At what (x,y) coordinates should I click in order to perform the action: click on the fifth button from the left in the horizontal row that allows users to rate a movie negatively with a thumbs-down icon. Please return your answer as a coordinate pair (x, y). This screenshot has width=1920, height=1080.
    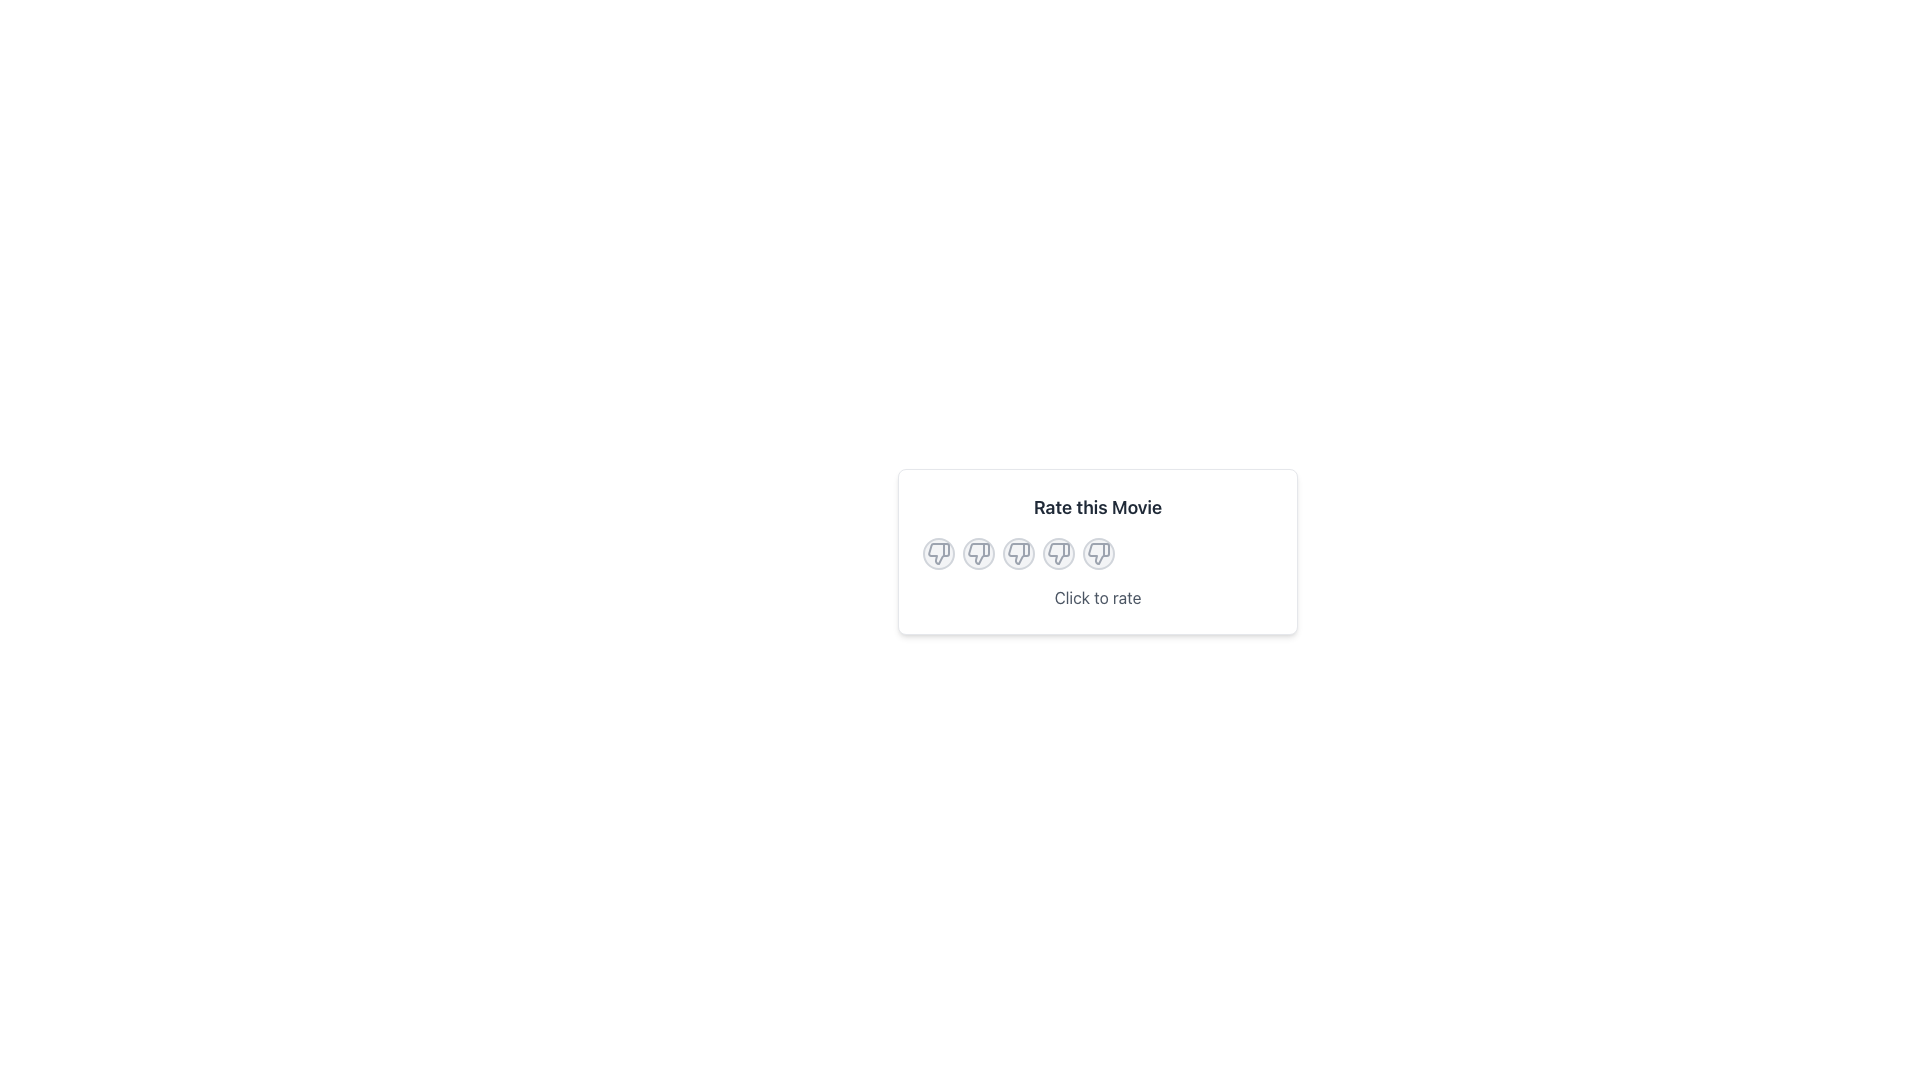
    Looking at the image, I should click on (1098, 554).